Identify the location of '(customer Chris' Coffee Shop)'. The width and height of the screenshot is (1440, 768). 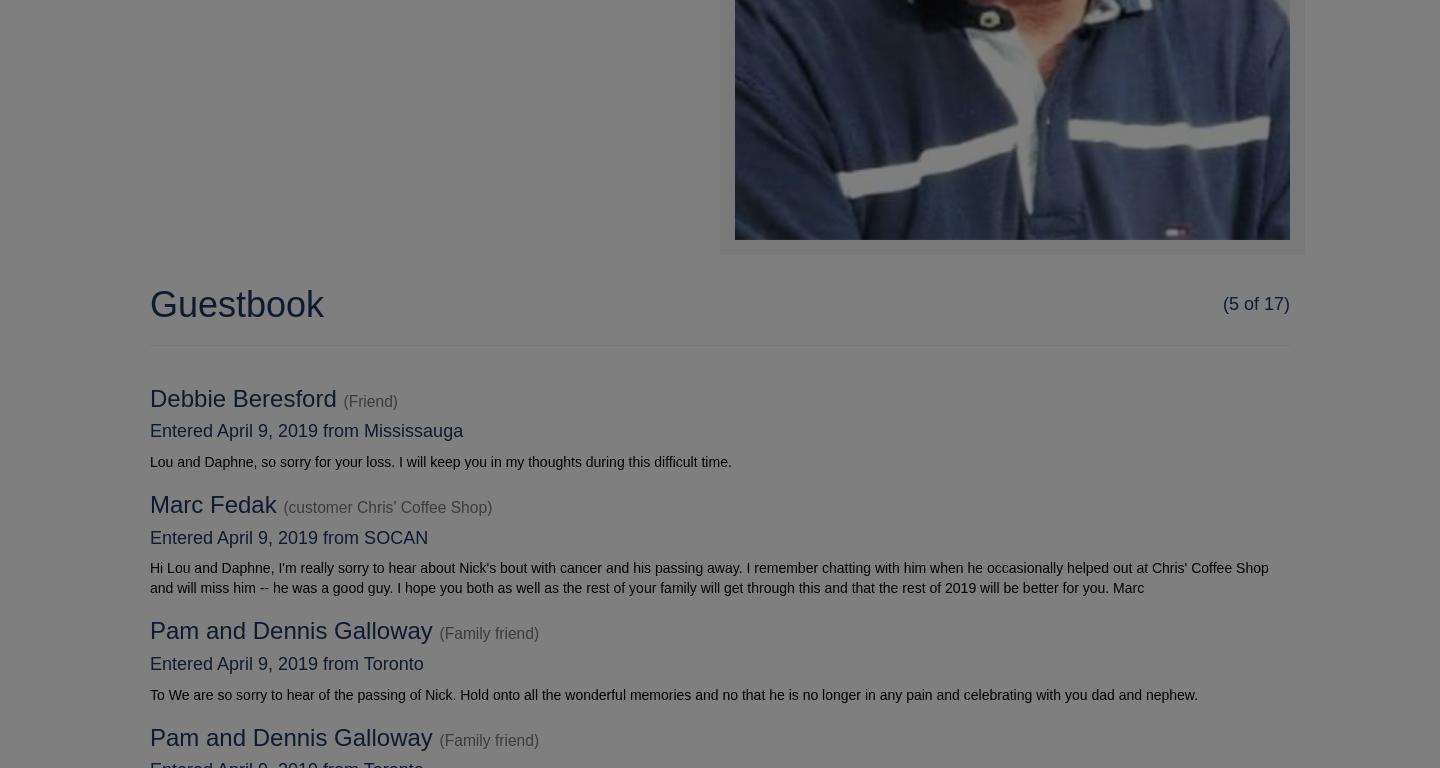
(386, 507).